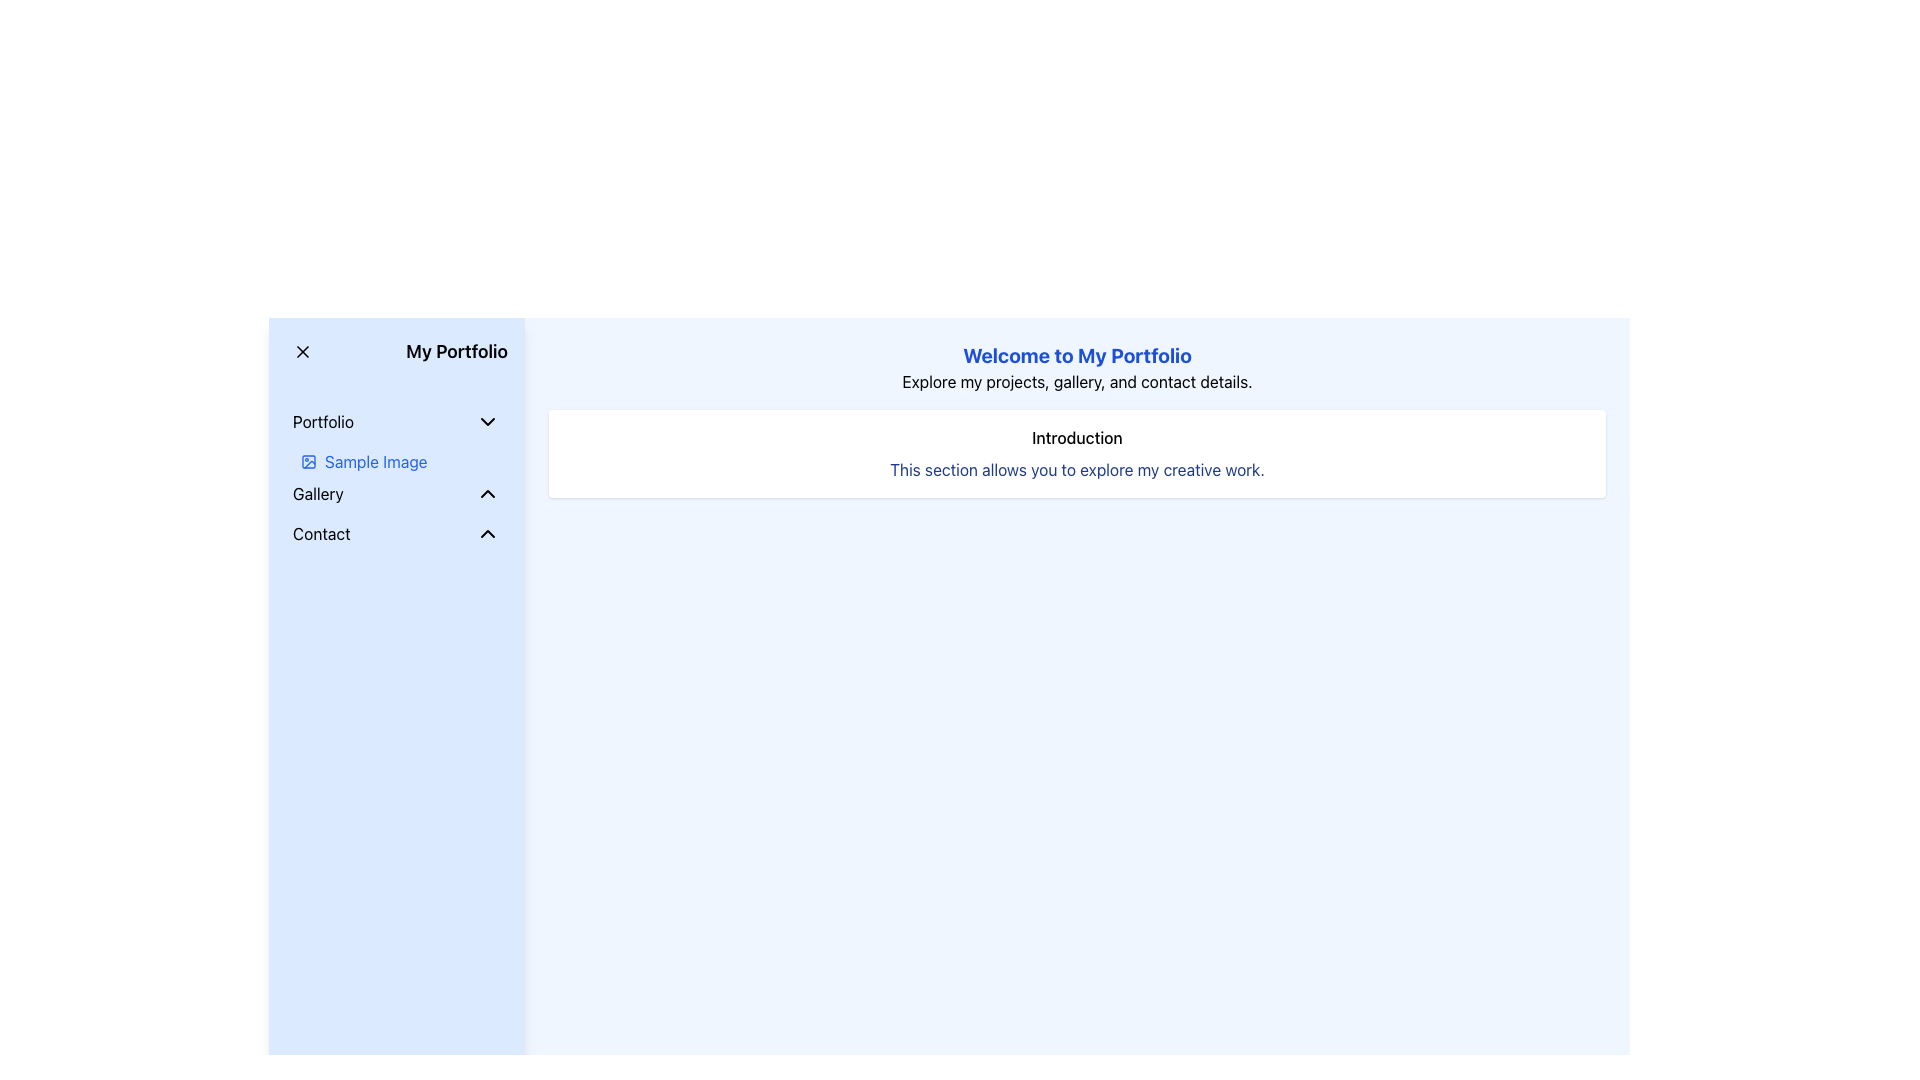 The height and width of the screenshot is (1080, 1920). Describe the element at coordinates (323, 420) in the screenshot. I see `the Text label within the sidebar that serves as a navigation button, located below the 'My Portfolio' heading and next to a chevron icon` at that location.